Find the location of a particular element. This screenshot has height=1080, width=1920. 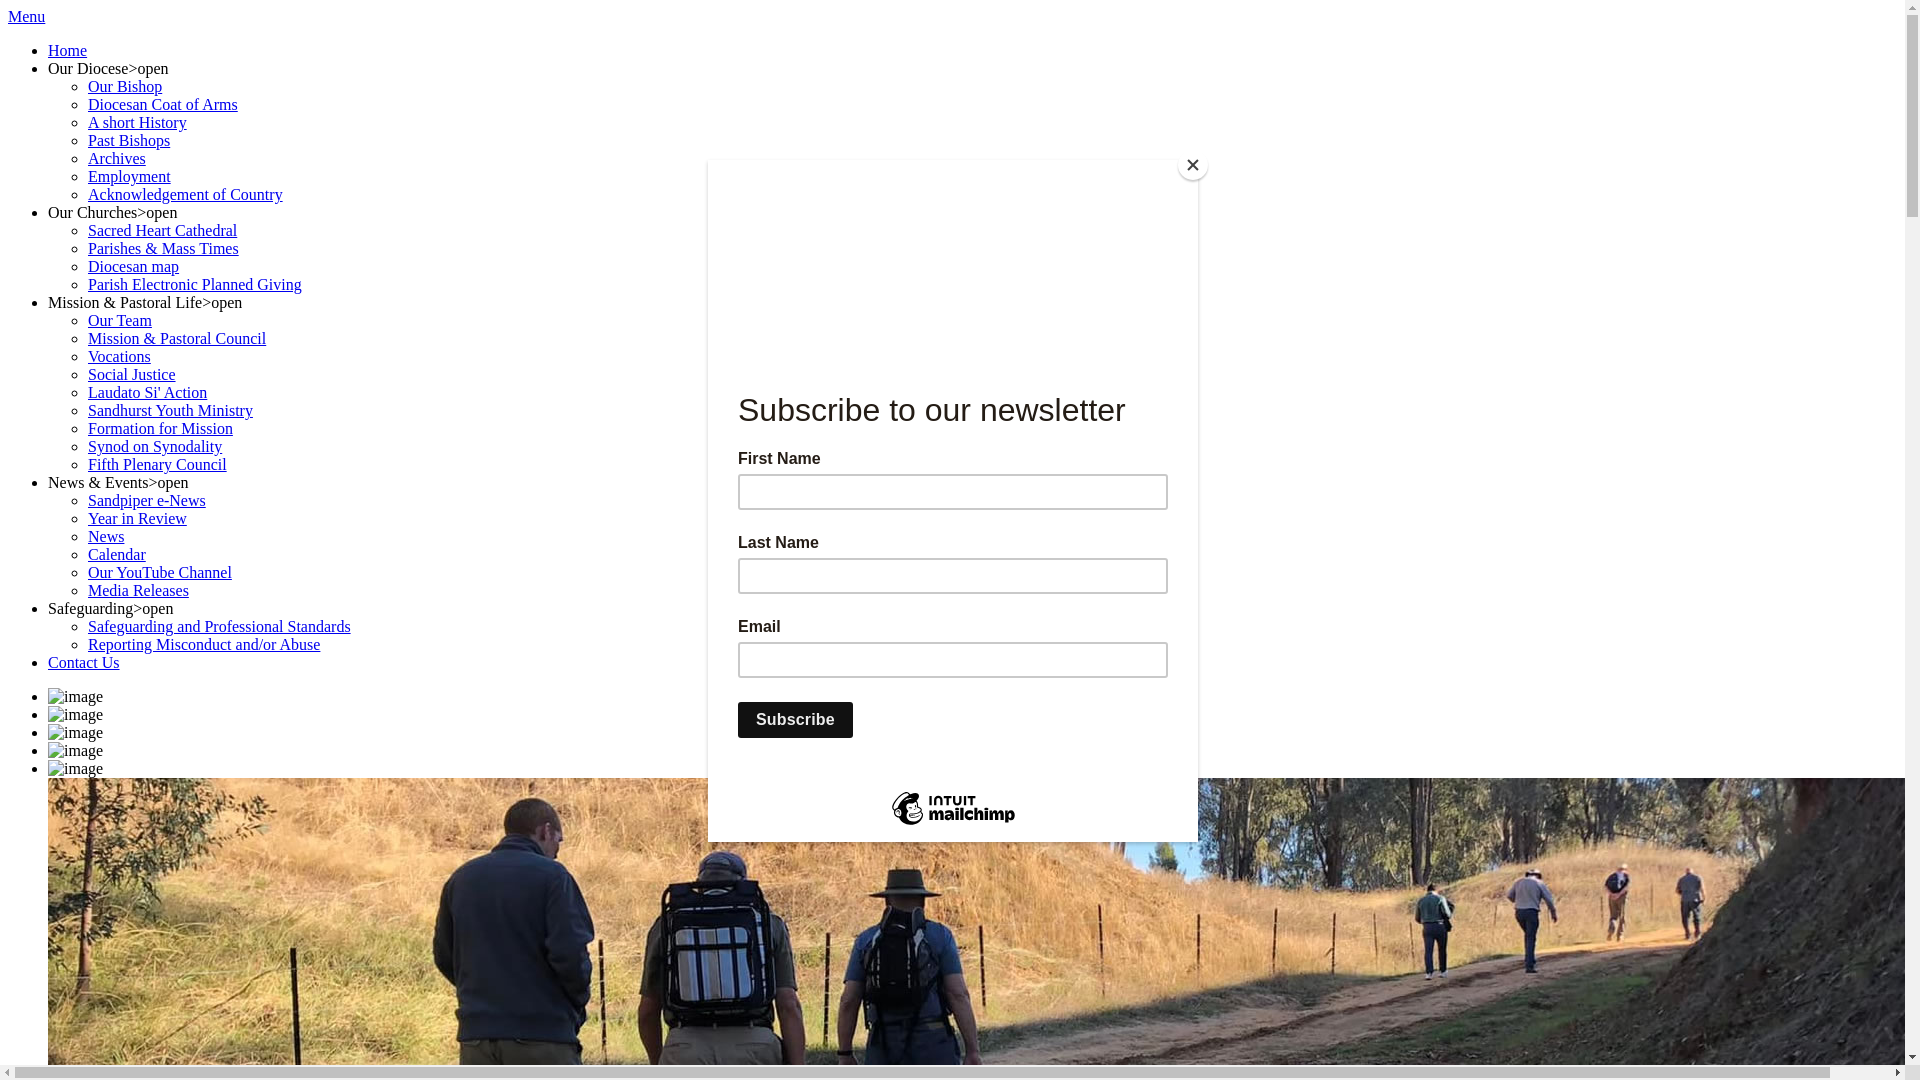

'Mission & Pastoral Council' is located at coordinates (177, 337).